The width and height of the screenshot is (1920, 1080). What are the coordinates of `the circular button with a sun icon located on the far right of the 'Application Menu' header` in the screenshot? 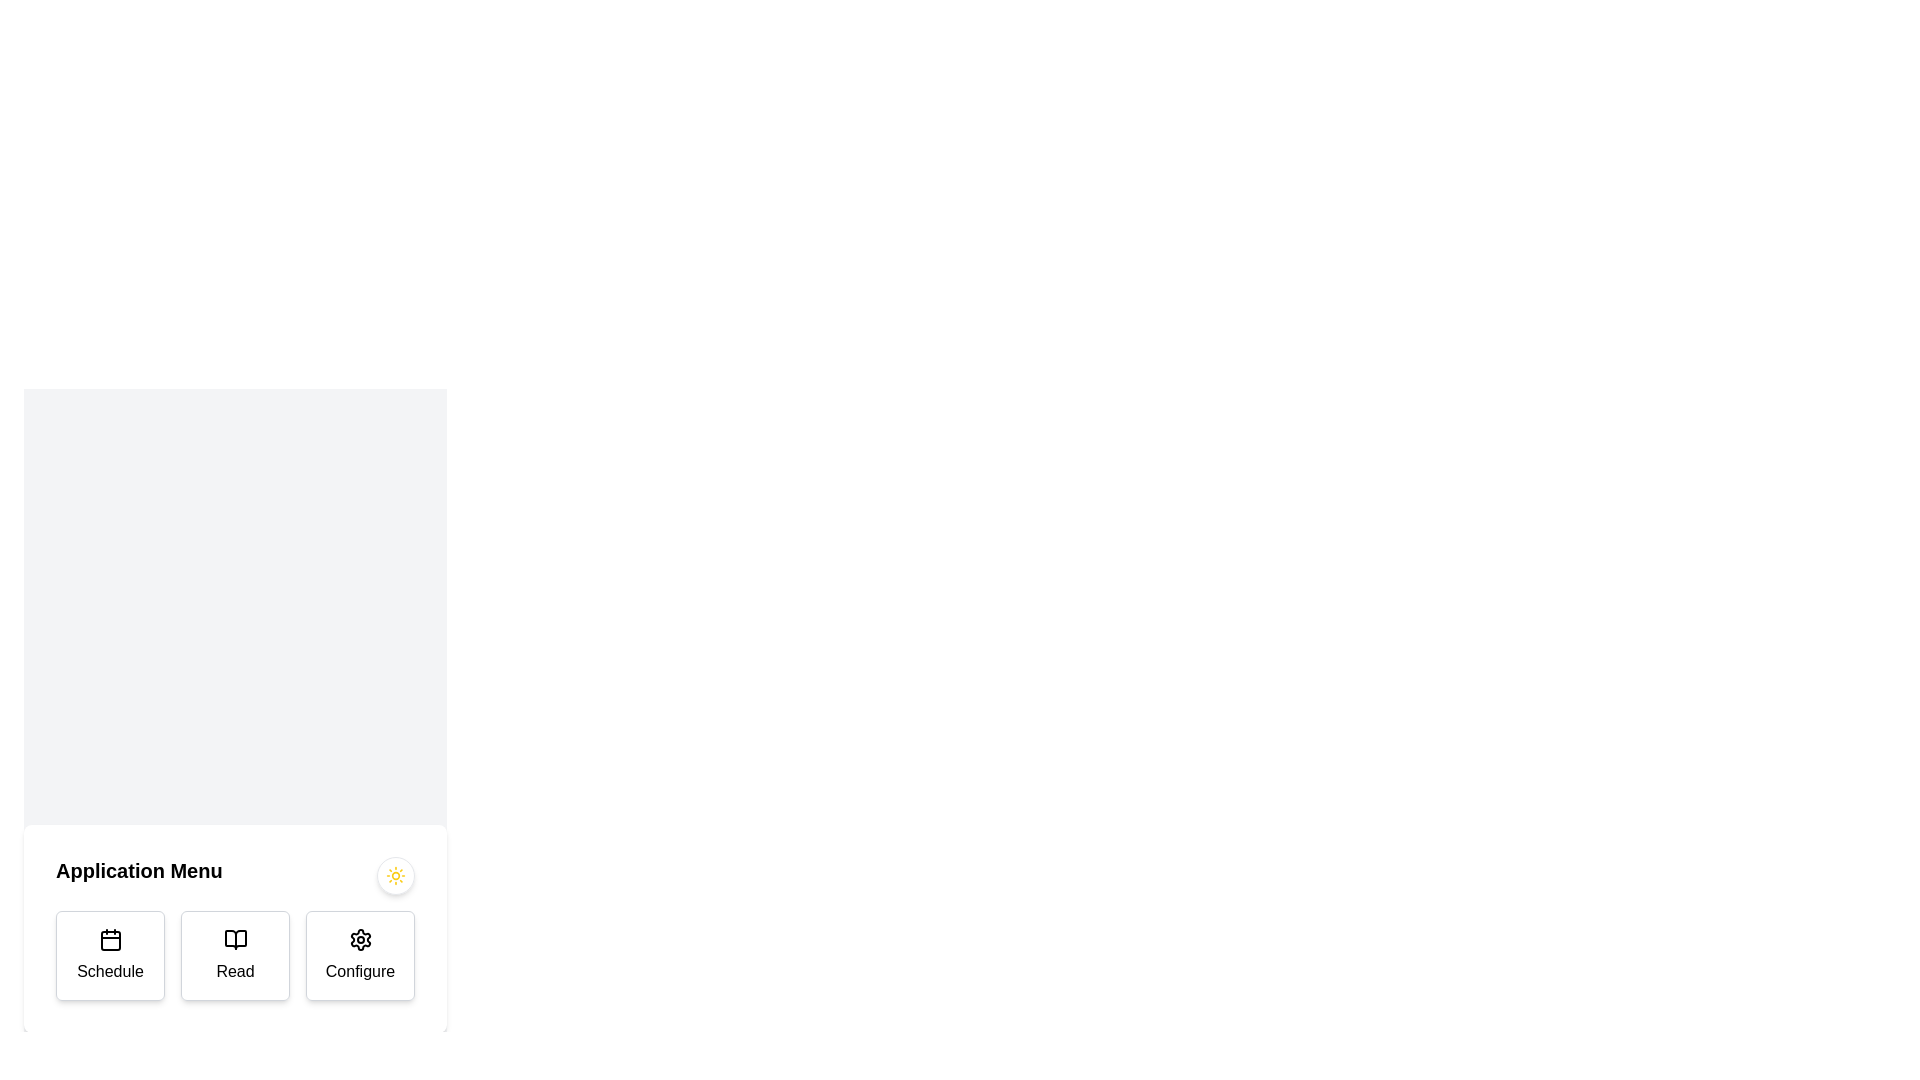 It's located at (395, 874).